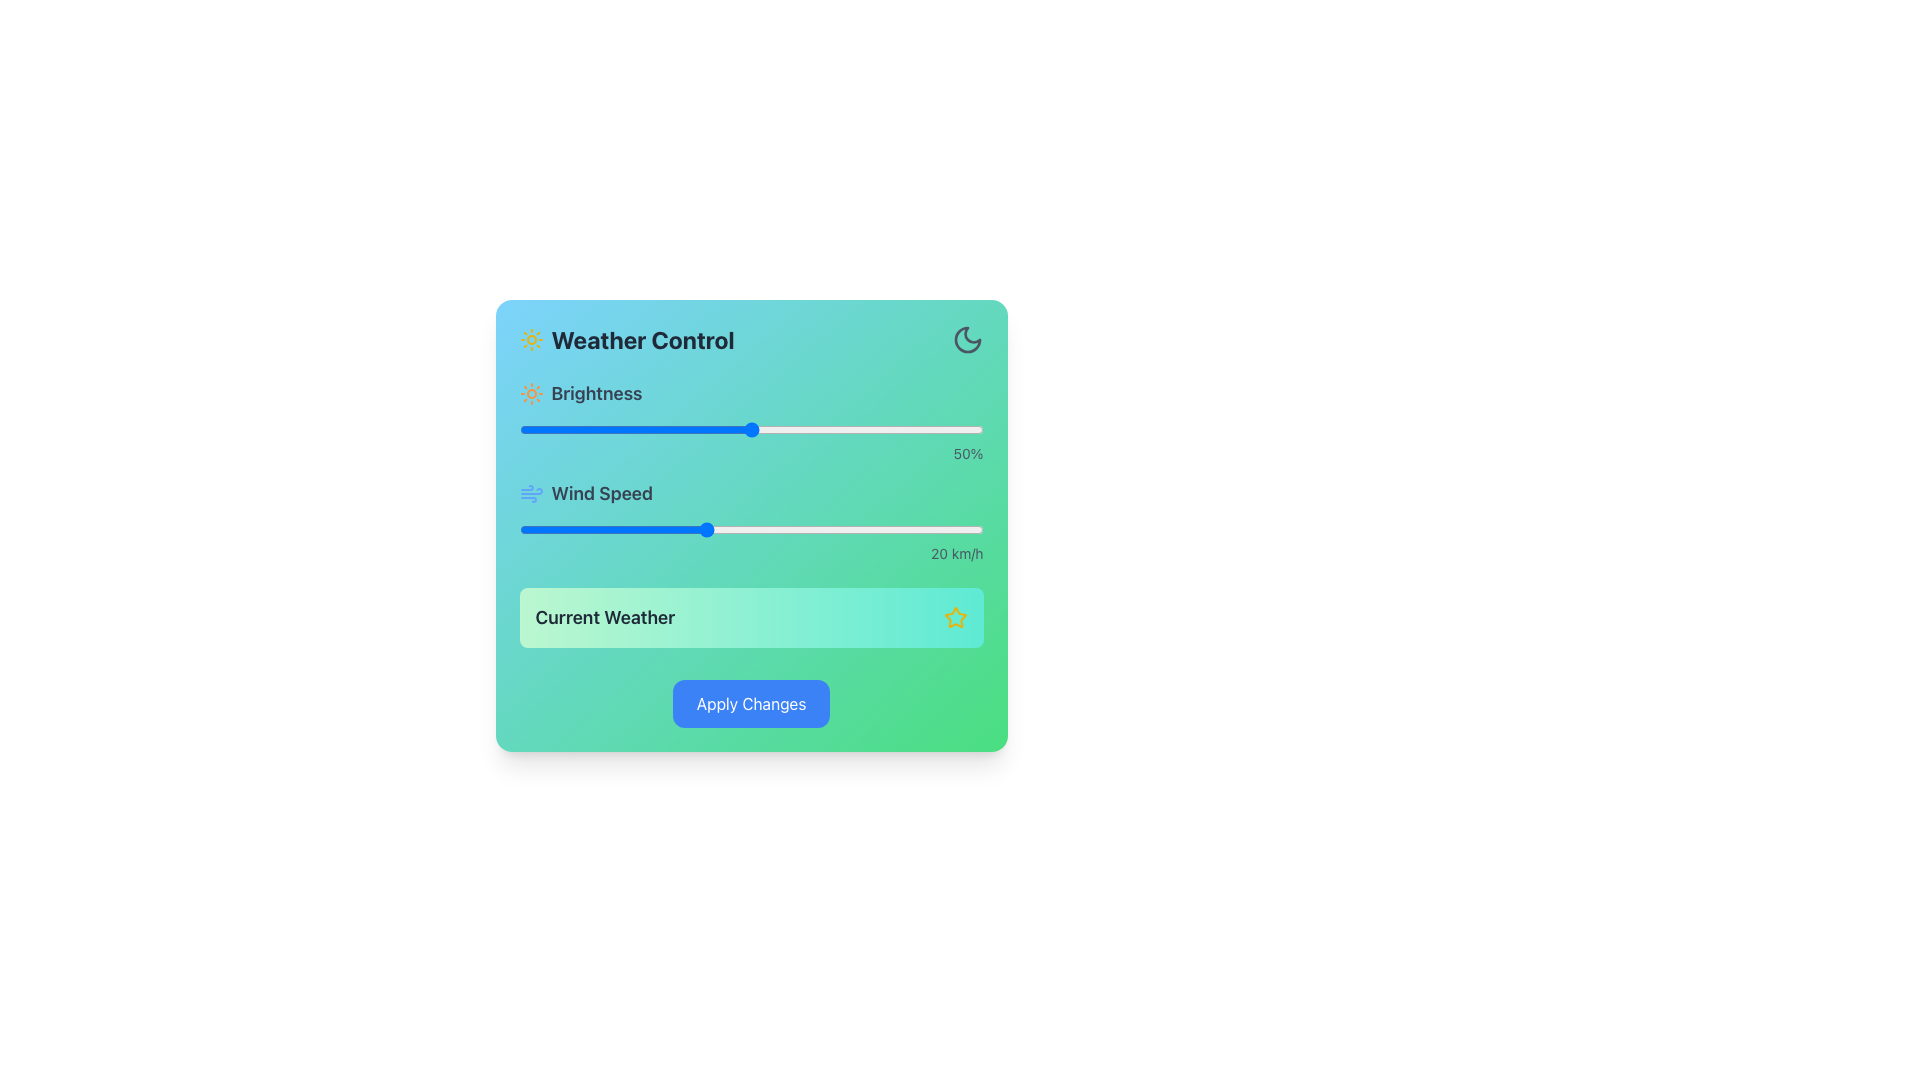 The width and height of the screenshot is (1920, 1080). Describe the element at coordinates (750, 528) in the screenshot. I see `the slider thumb of the Wind Speed slider, positioned below the Brightness slider` at that location.